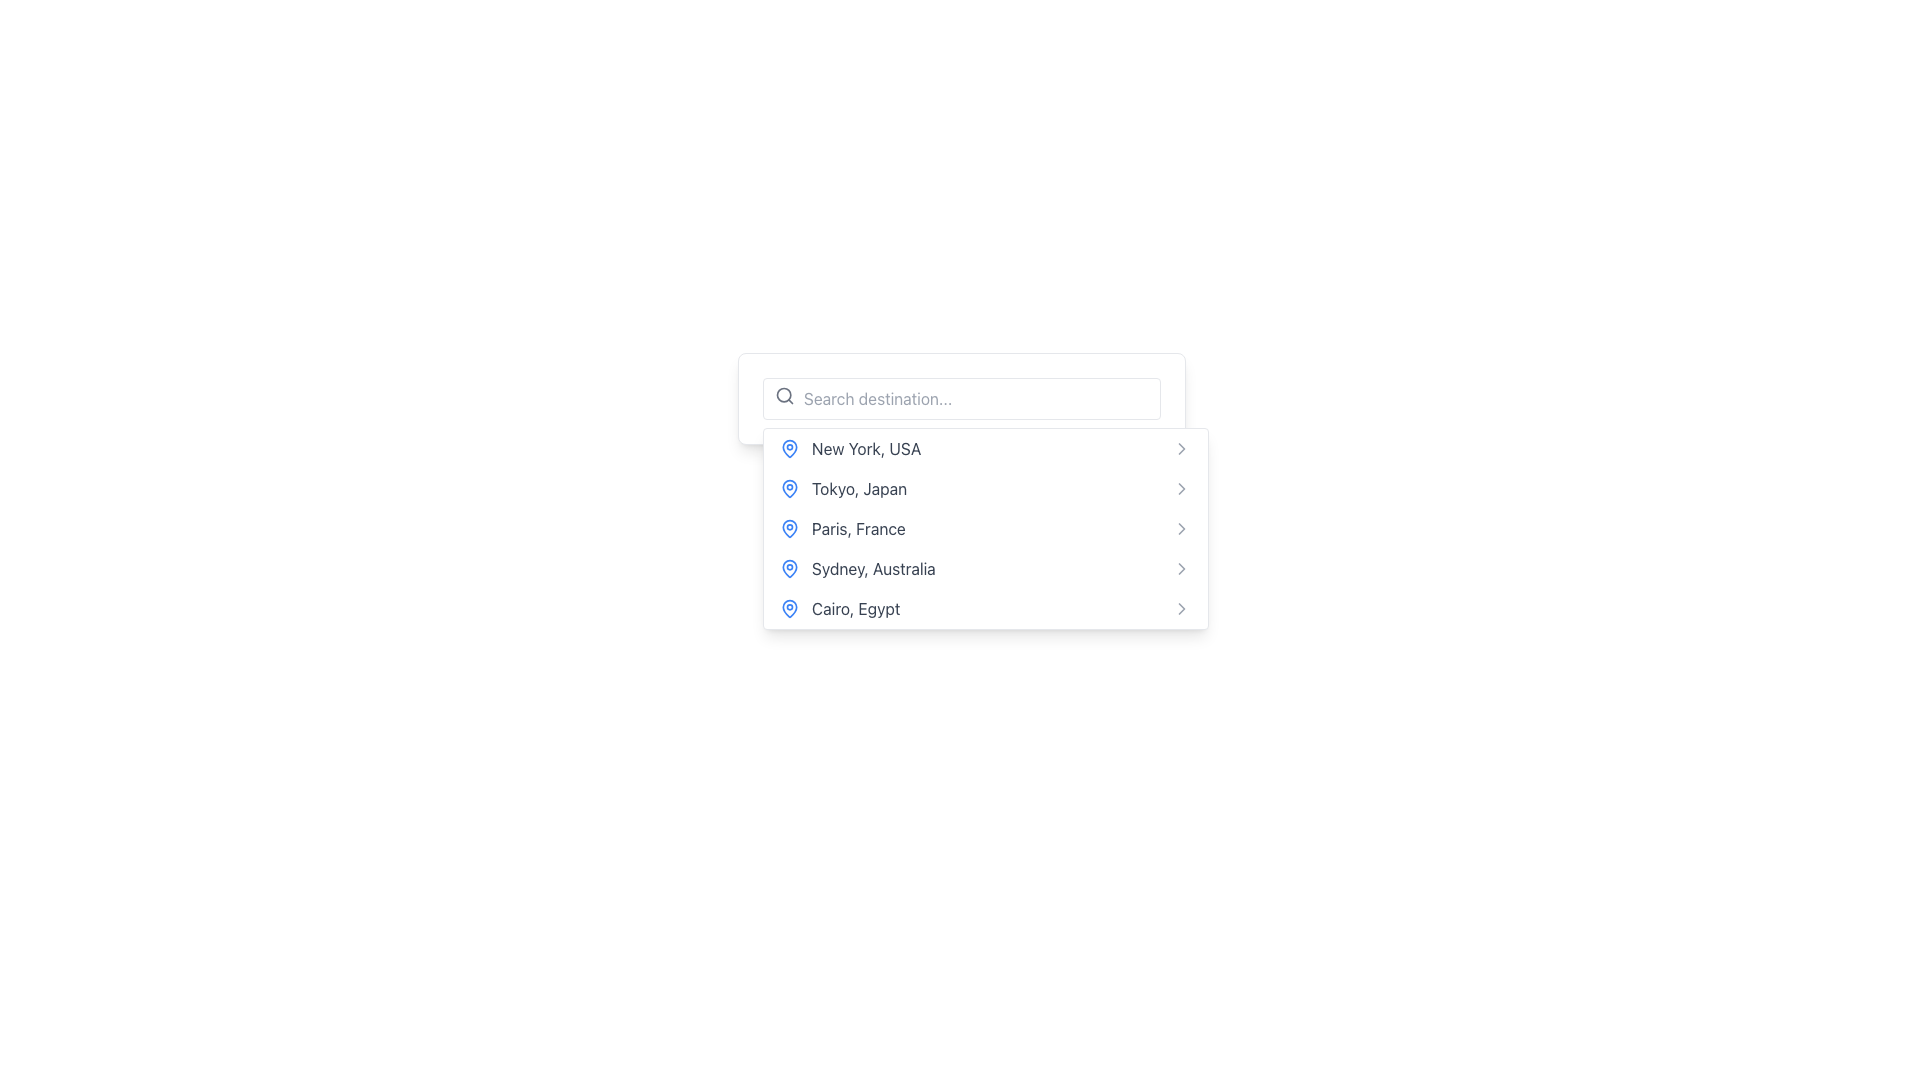  Describe the element at coordinates (789, 567) in the screenshot. I see `the graphical icon representing the location 'Sydney, Australia' in the fourth list item of the dropdown menu` at that location.